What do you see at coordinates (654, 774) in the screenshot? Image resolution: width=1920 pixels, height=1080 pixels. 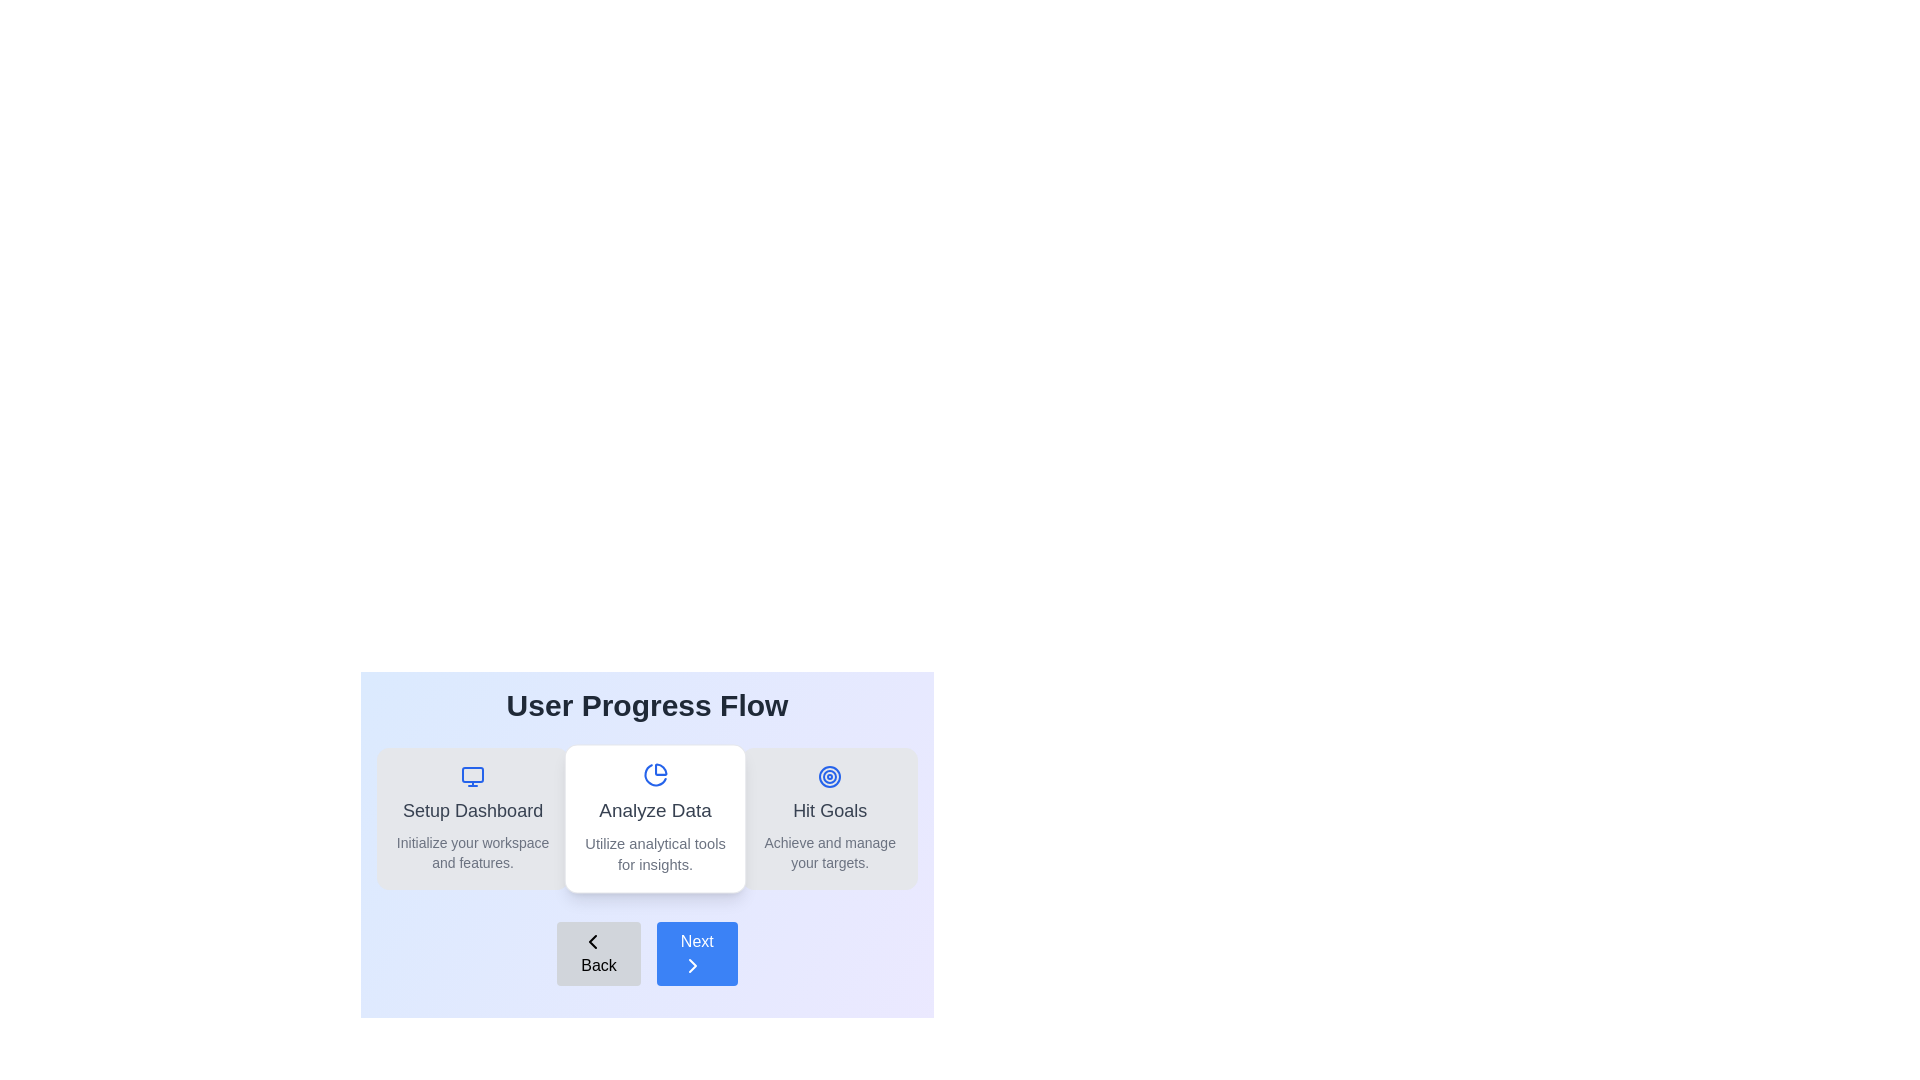 I see `the icon of the current step to observe its details` at bounding box center [654, 774].